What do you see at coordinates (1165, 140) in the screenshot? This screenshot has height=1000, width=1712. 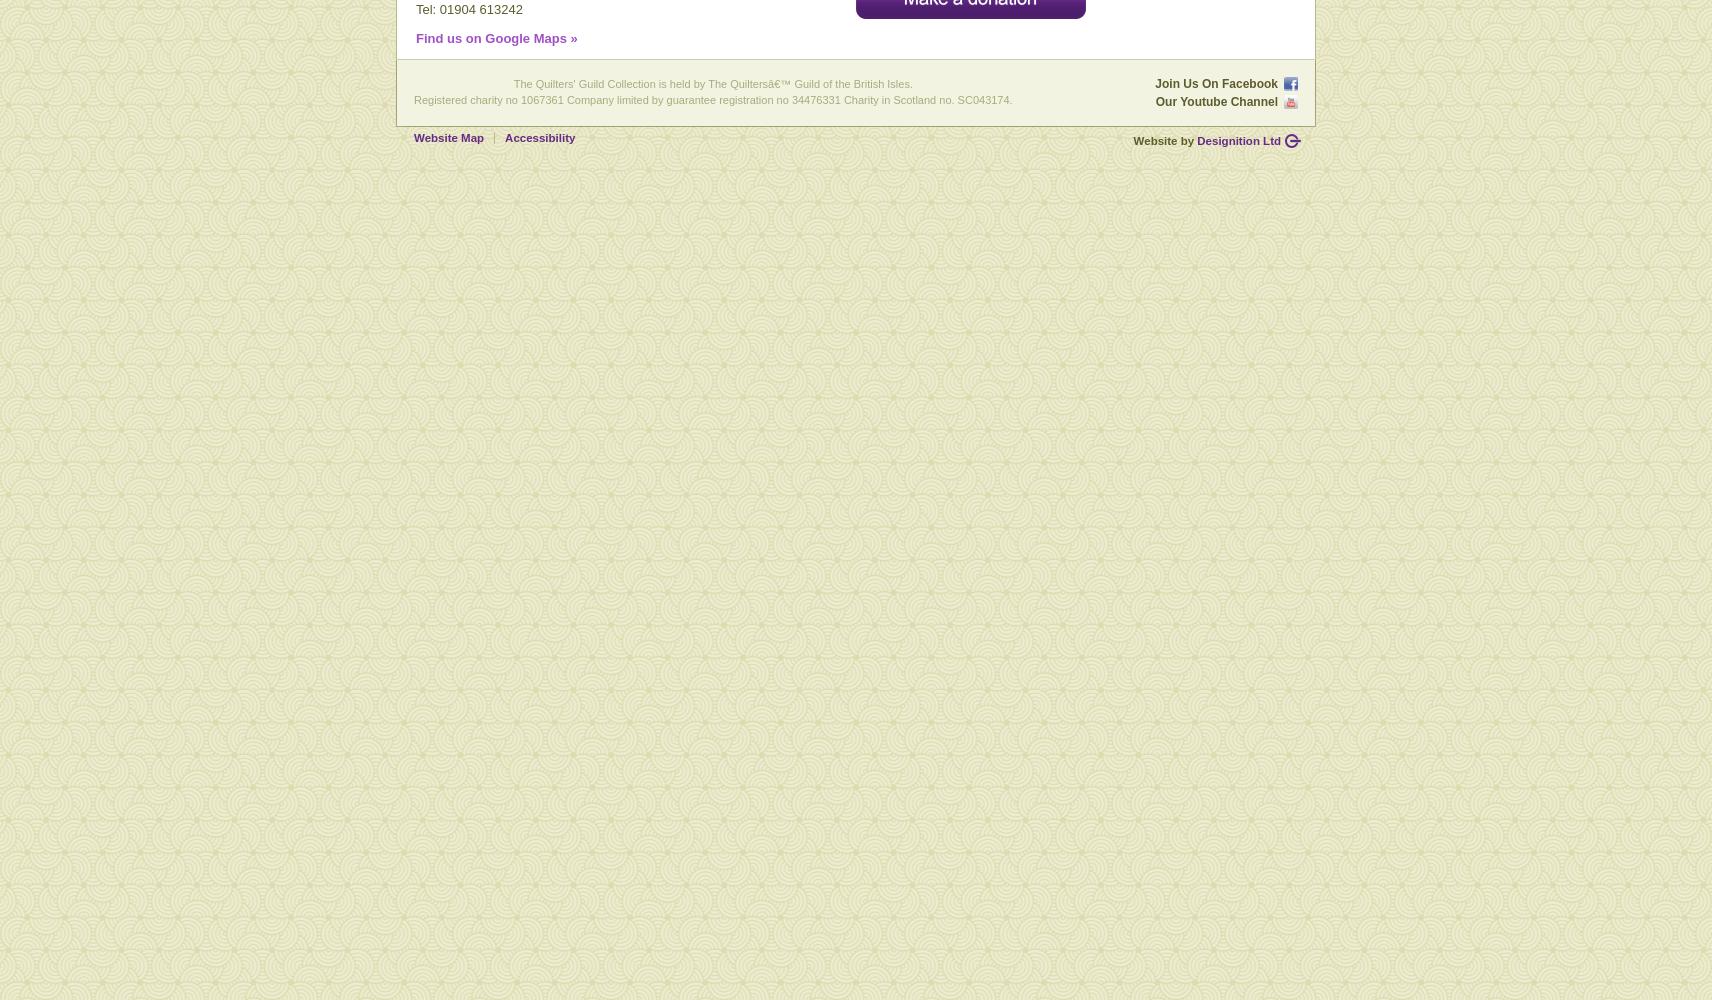 I see `'Website by'` at bounding box center [1165, 140].